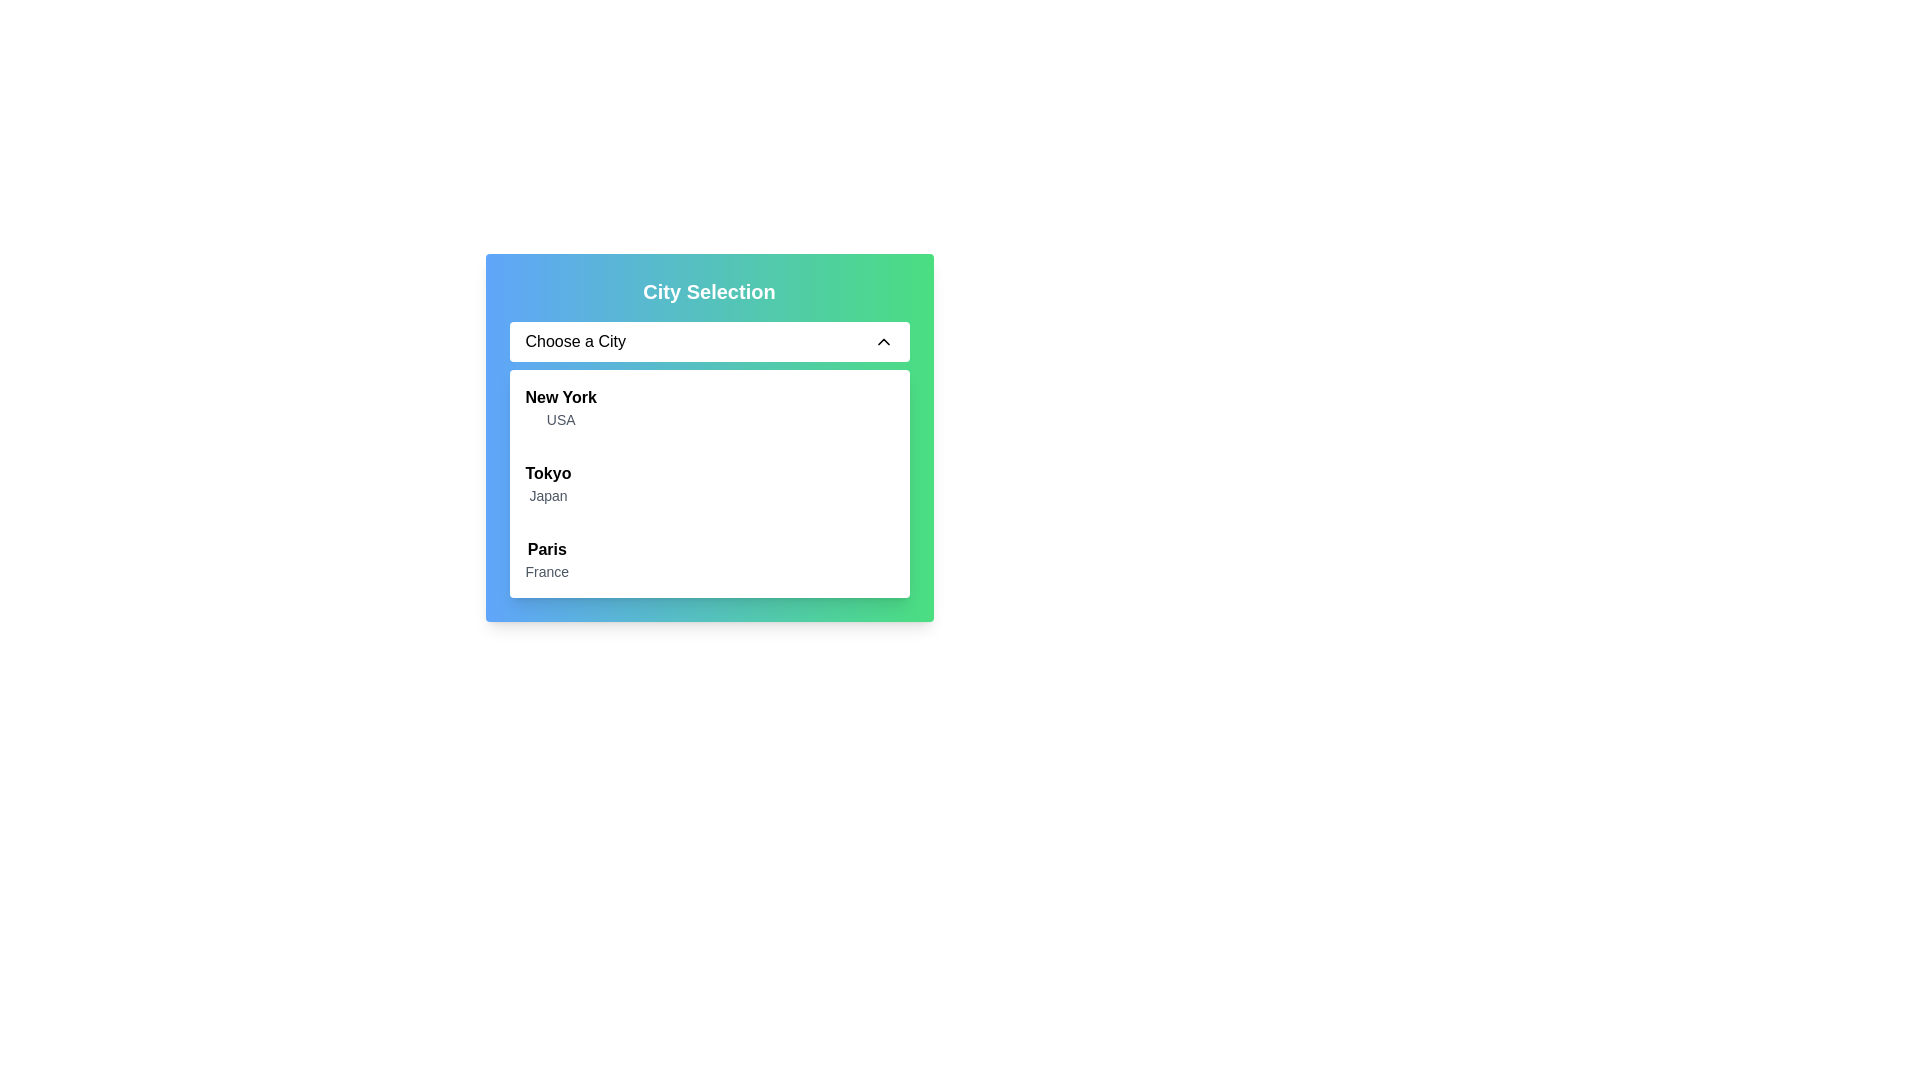 This screenshot has height=1080, width=1920. I want to click on the second clickable list item, which displays 'Tokyo' in bold and 'Japan' in smaller gray font, so click(709, 483).